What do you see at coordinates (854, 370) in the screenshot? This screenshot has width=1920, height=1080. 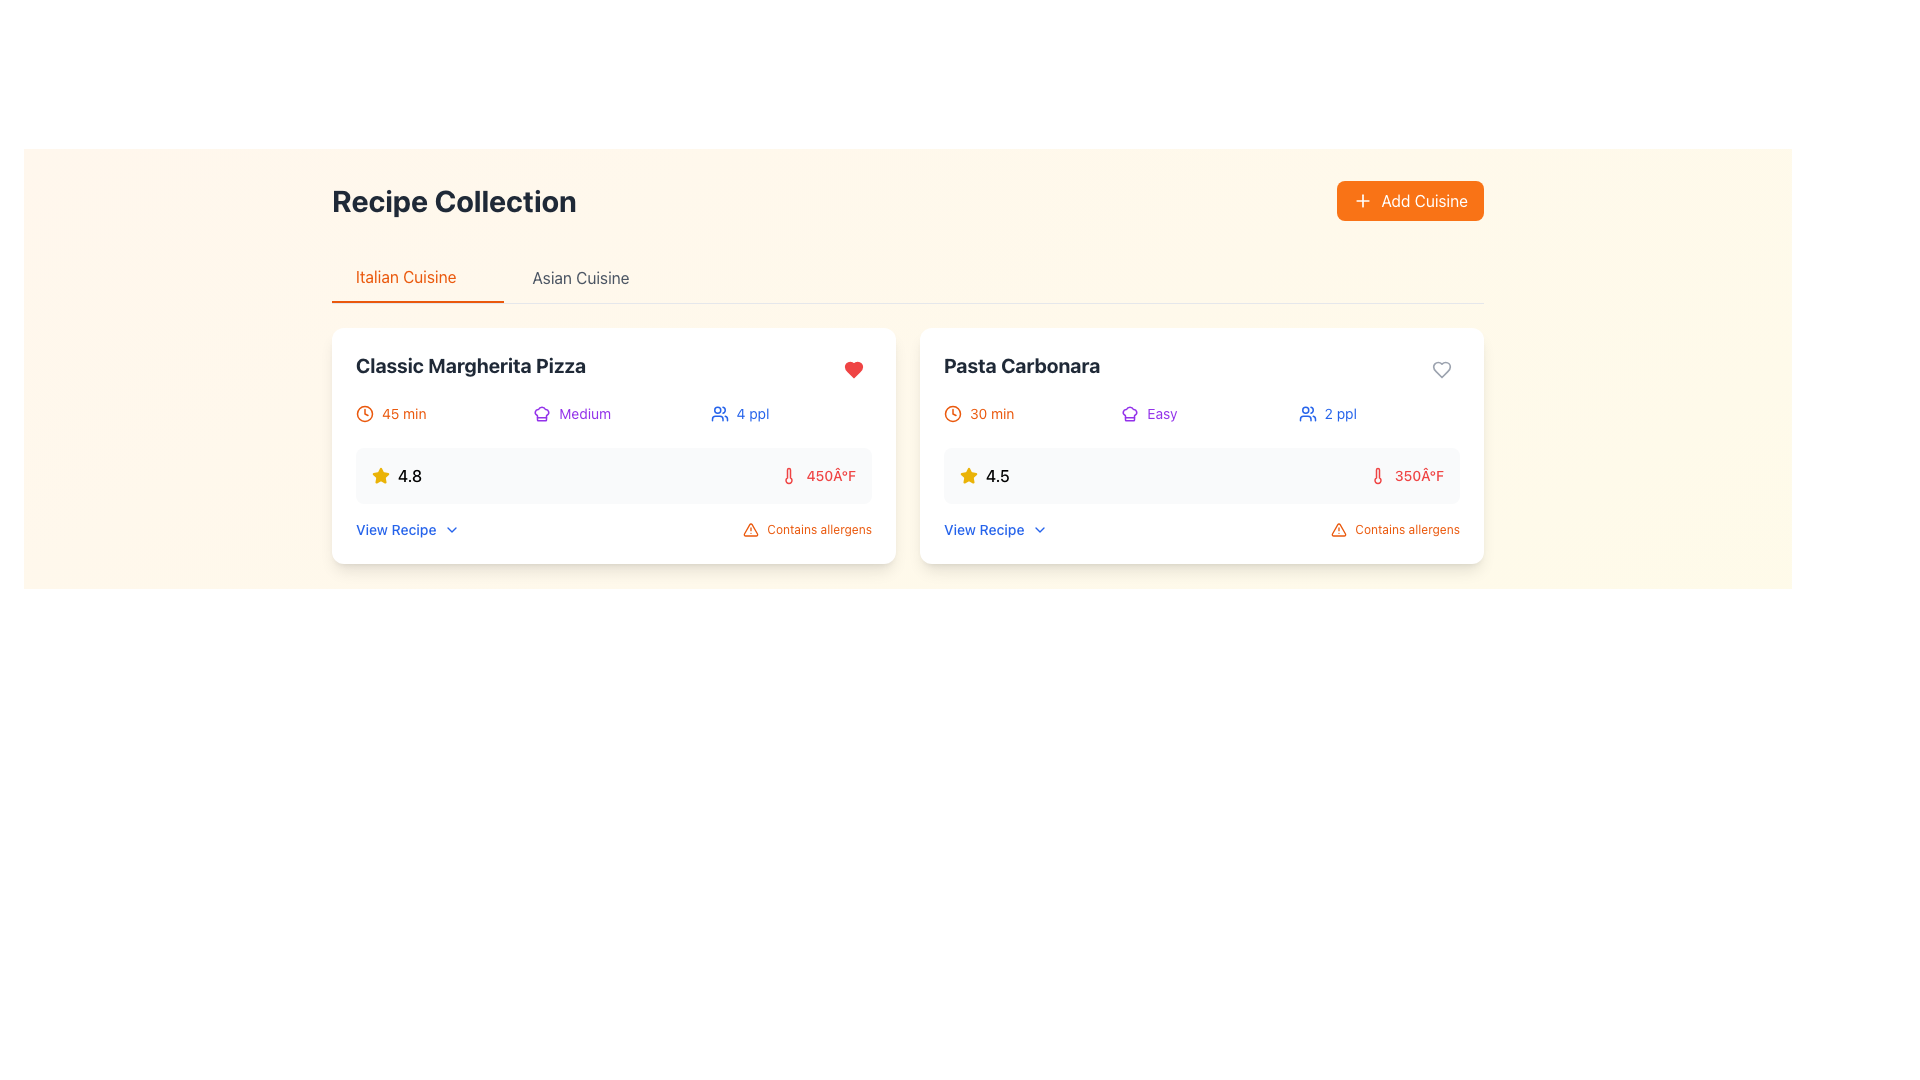 I see `the heart-shaped Icon button` at bounding box center [854, 370].